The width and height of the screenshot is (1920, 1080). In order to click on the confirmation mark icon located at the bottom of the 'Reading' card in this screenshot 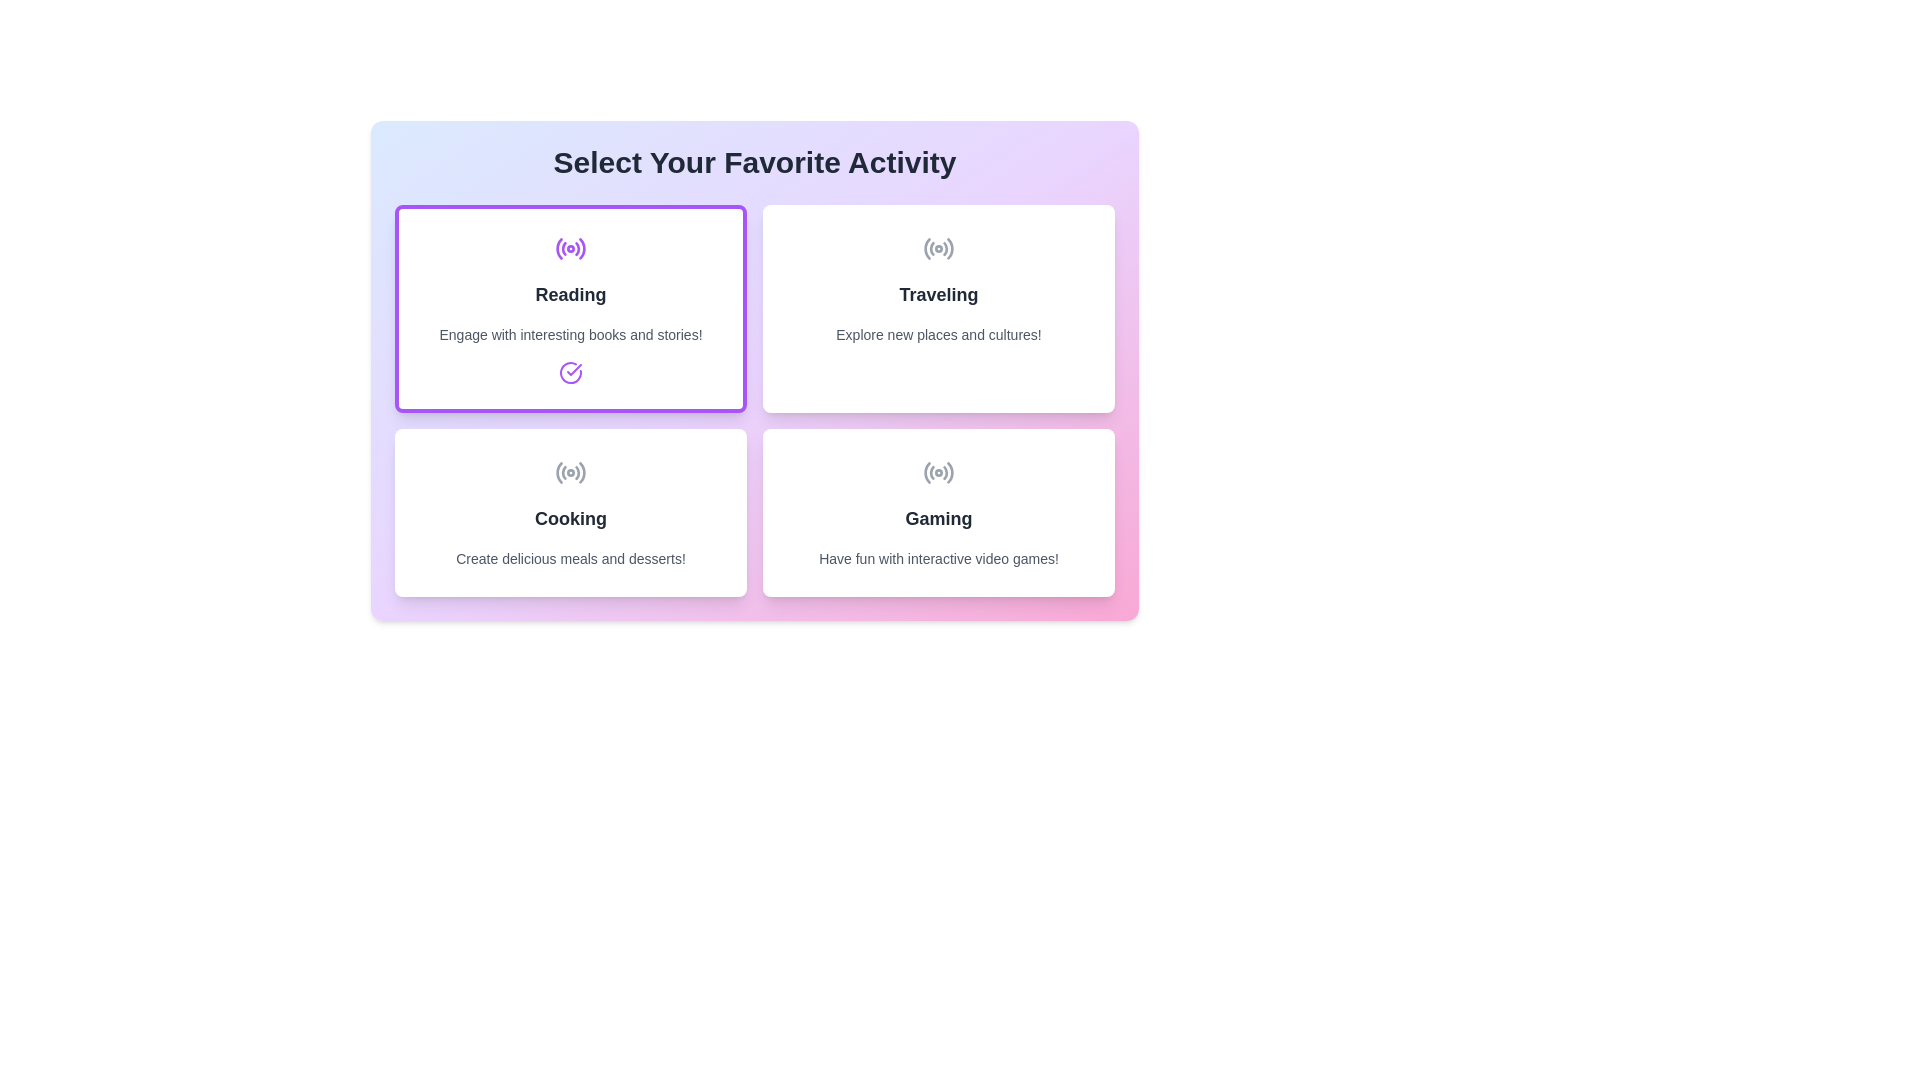, I will do `click(570, 373)`.